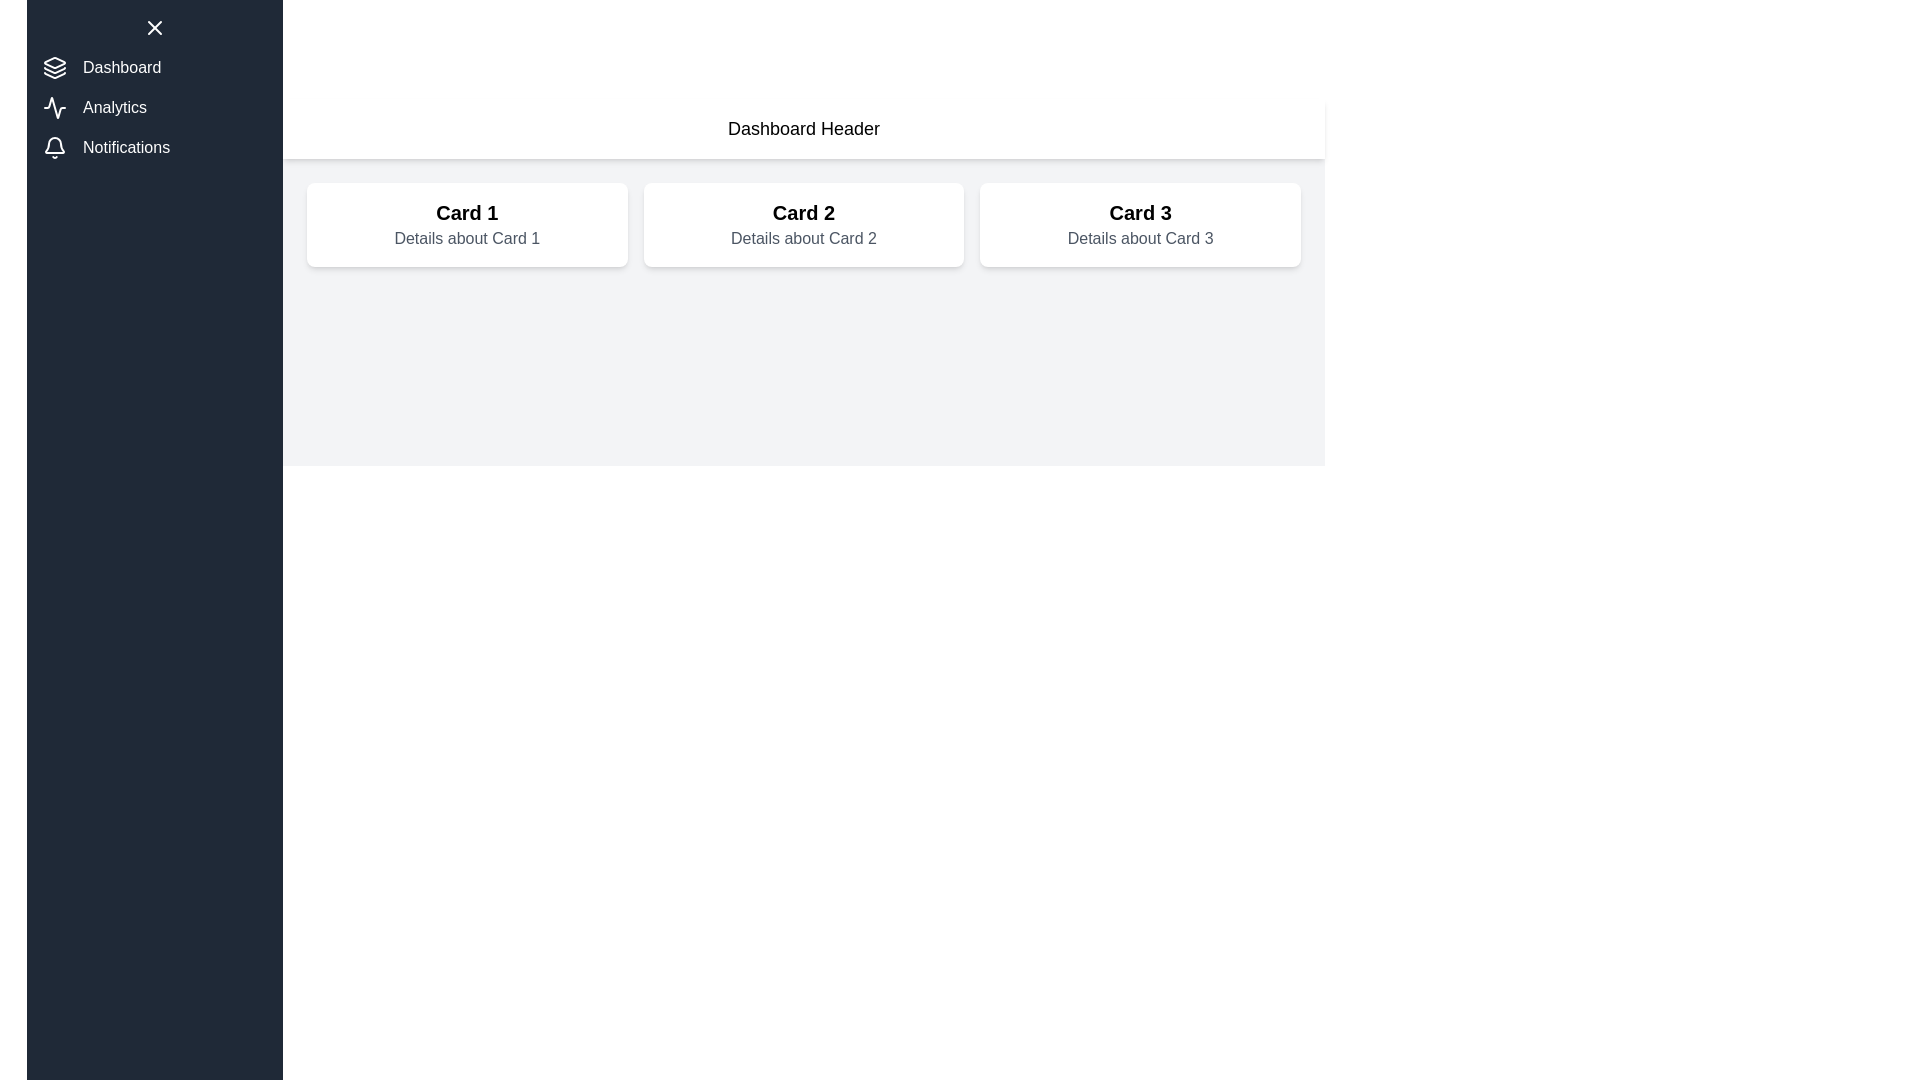 Image resolution: width=1920 pixels, height=1080 pixels. What do you see at coordinates (153, 108) in the screenshot?
I see `the navigation link in the sidebar menu` at bounding box center [153, 108].